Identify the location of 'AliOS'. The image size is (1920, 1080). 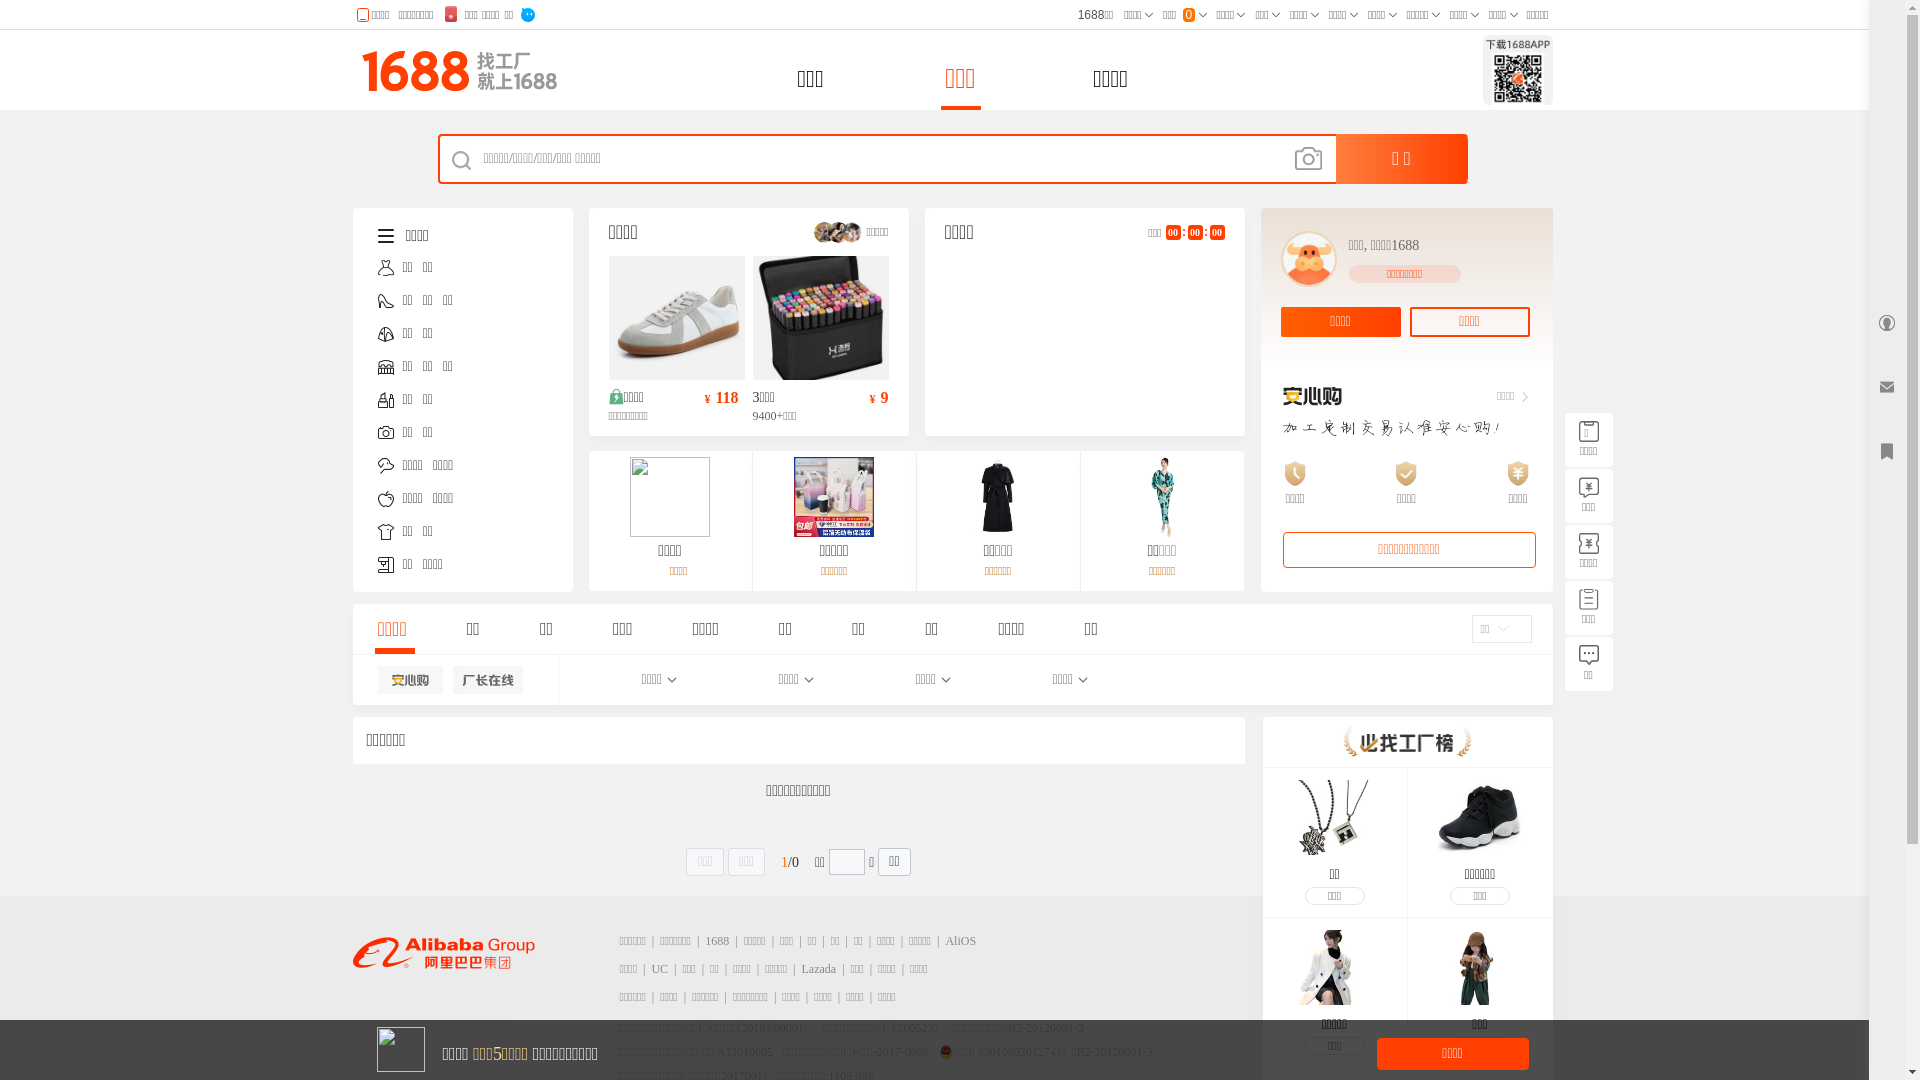
(960, 941).